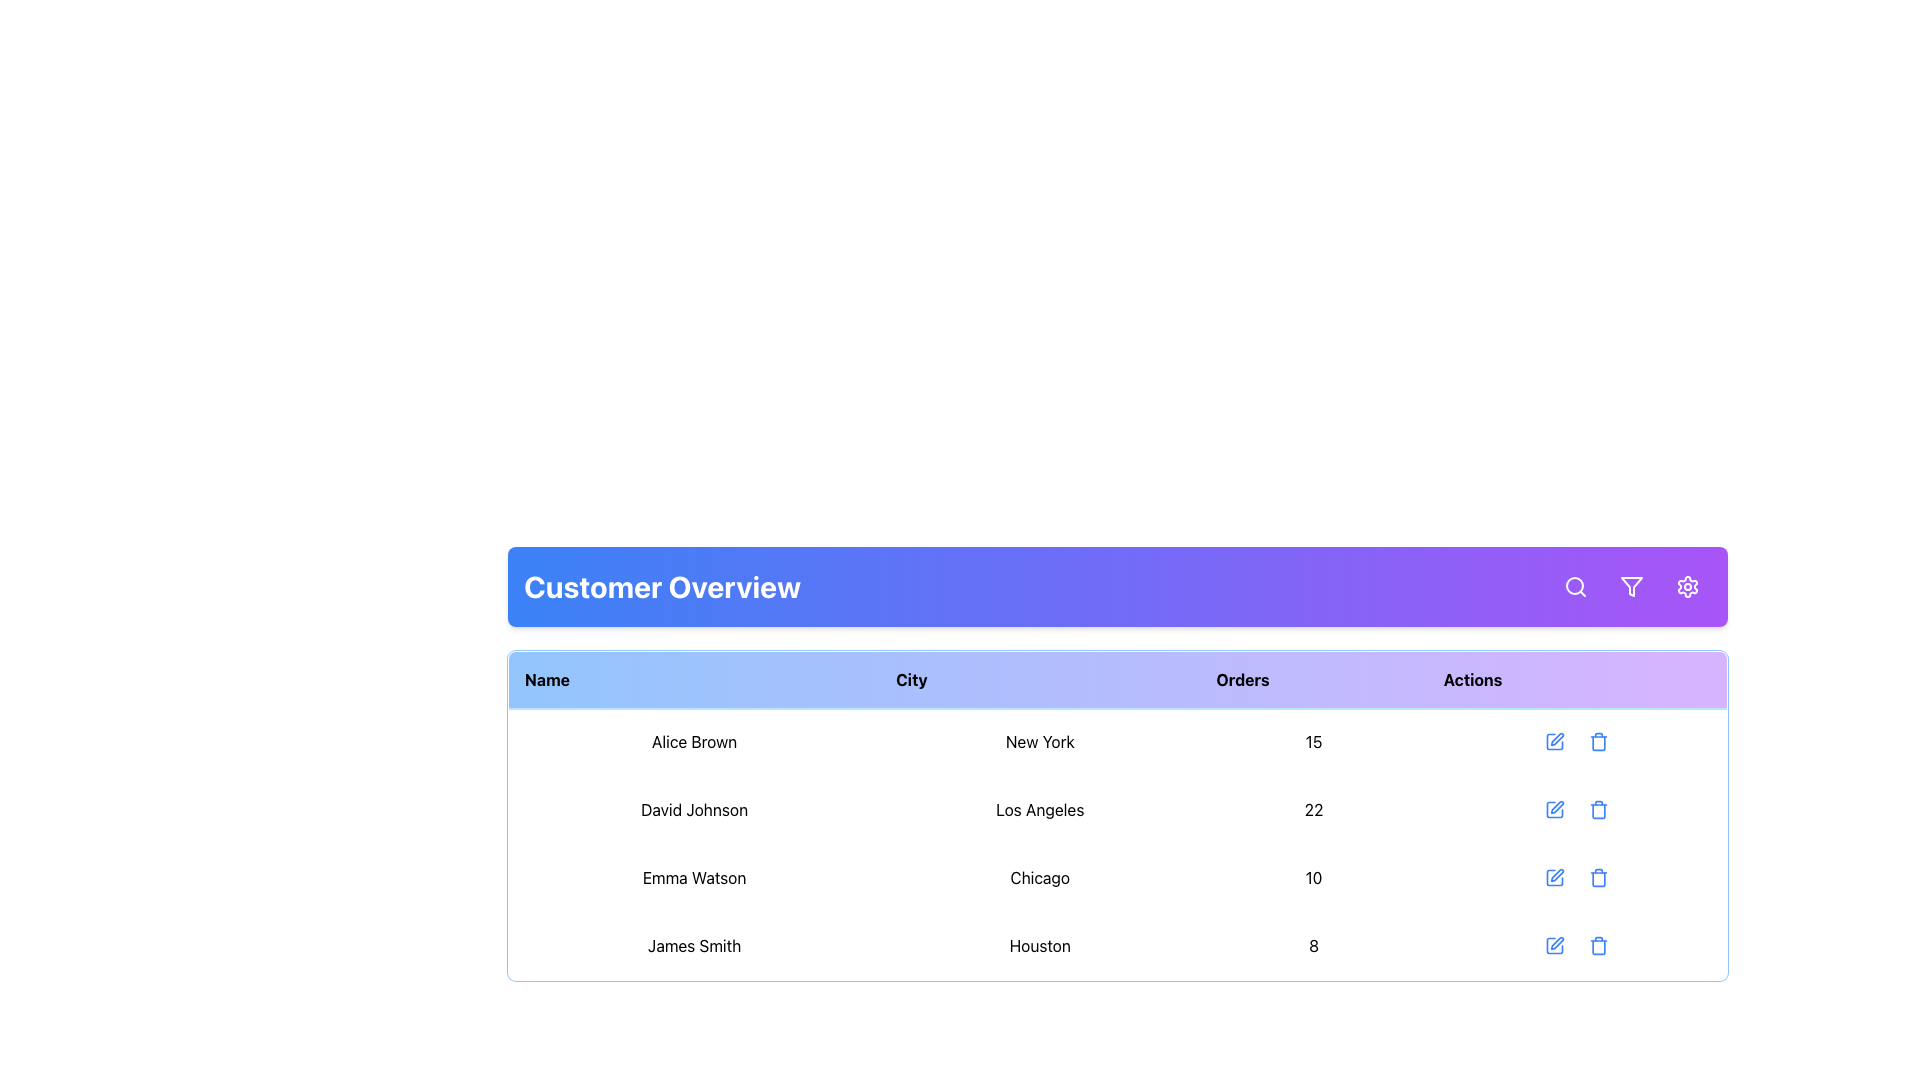 Image resolution: width=1920 pixels, height=1080 pixels. I want to click on text display element showing the name 'Emma Watson' in the third row of the 'Name' column of the table for interaction, so click(694, 877).